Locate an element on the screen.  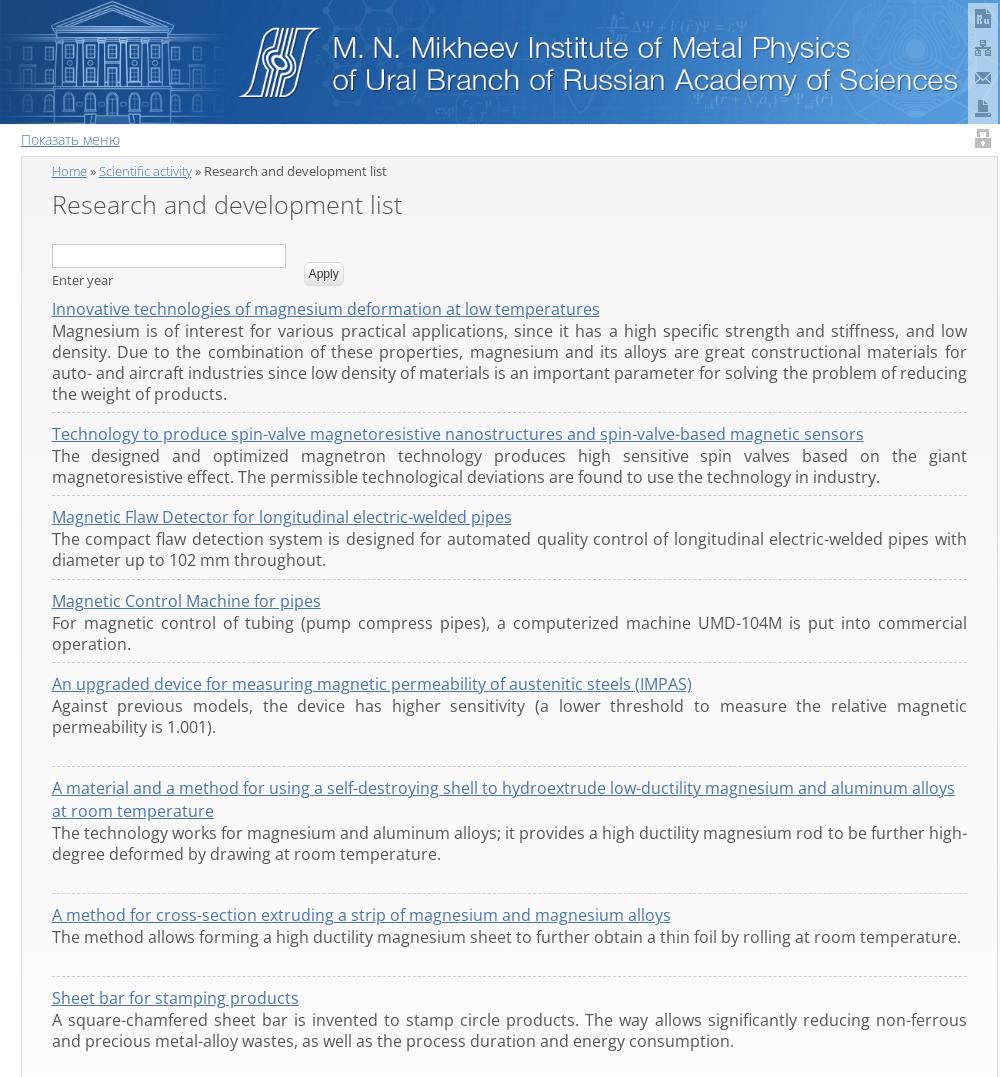
'Home' is located at coordinates (67, 168).